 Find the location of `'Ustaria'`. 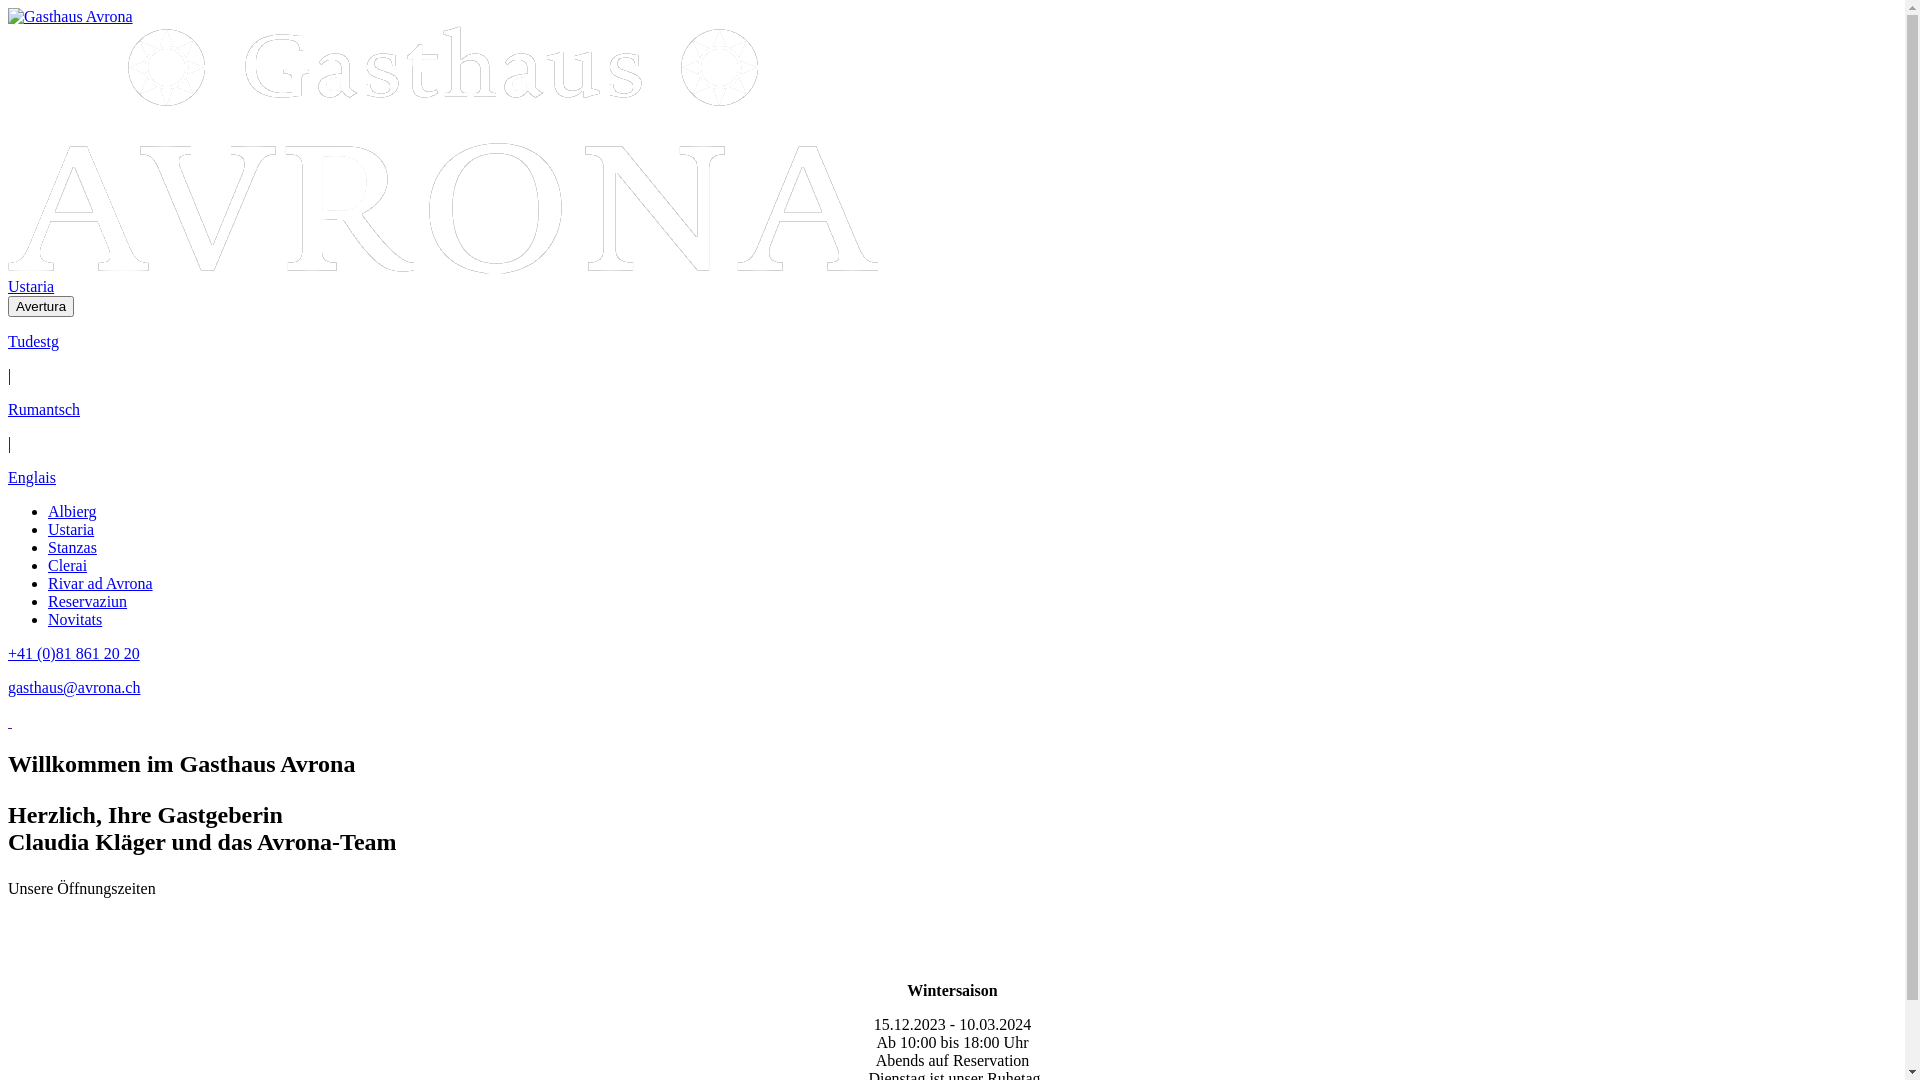

'Ustaria' is located at coordinates (30, 286).